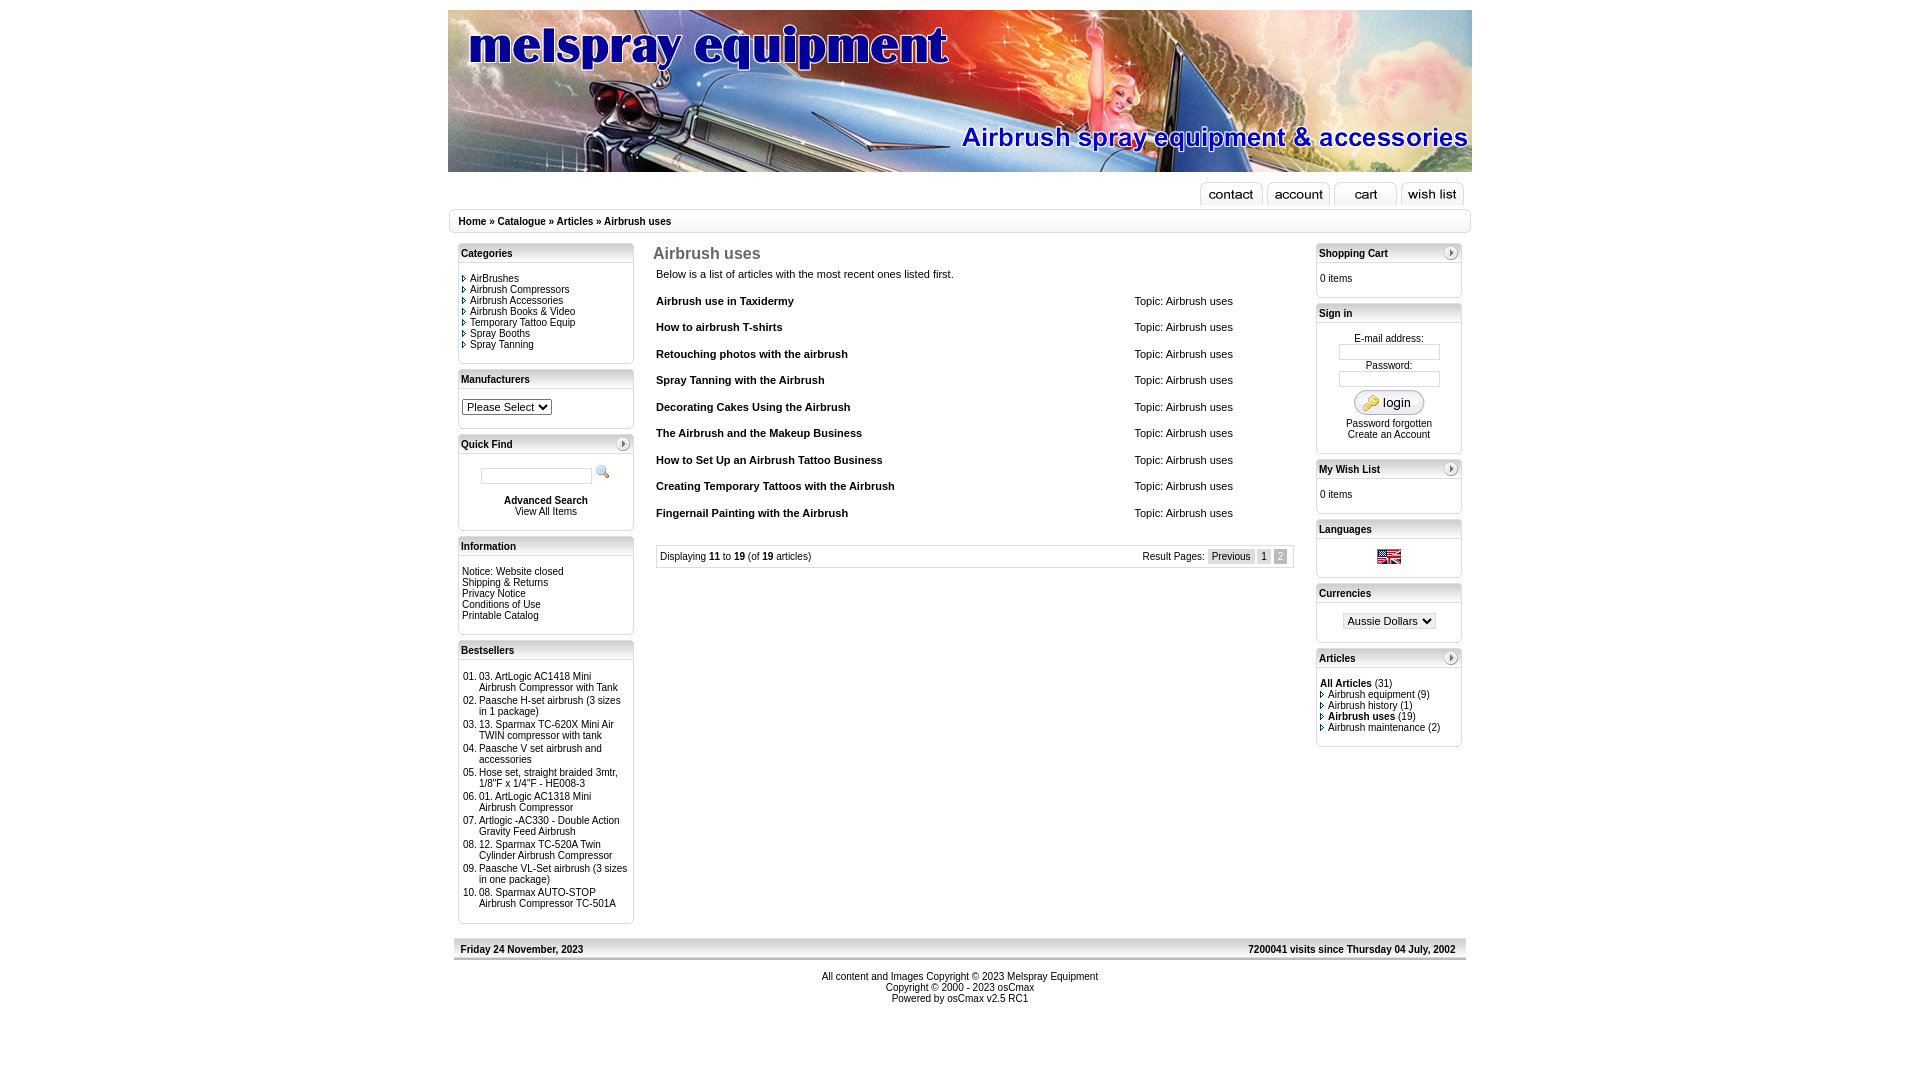 The image size is (1920, 1080). What do you see at coordinates (546, 729) in the screenshot?
I see `'13. Sparmax TC-620X Mini Air TWIN compressor with tank'` at bounding box center [546, 729].